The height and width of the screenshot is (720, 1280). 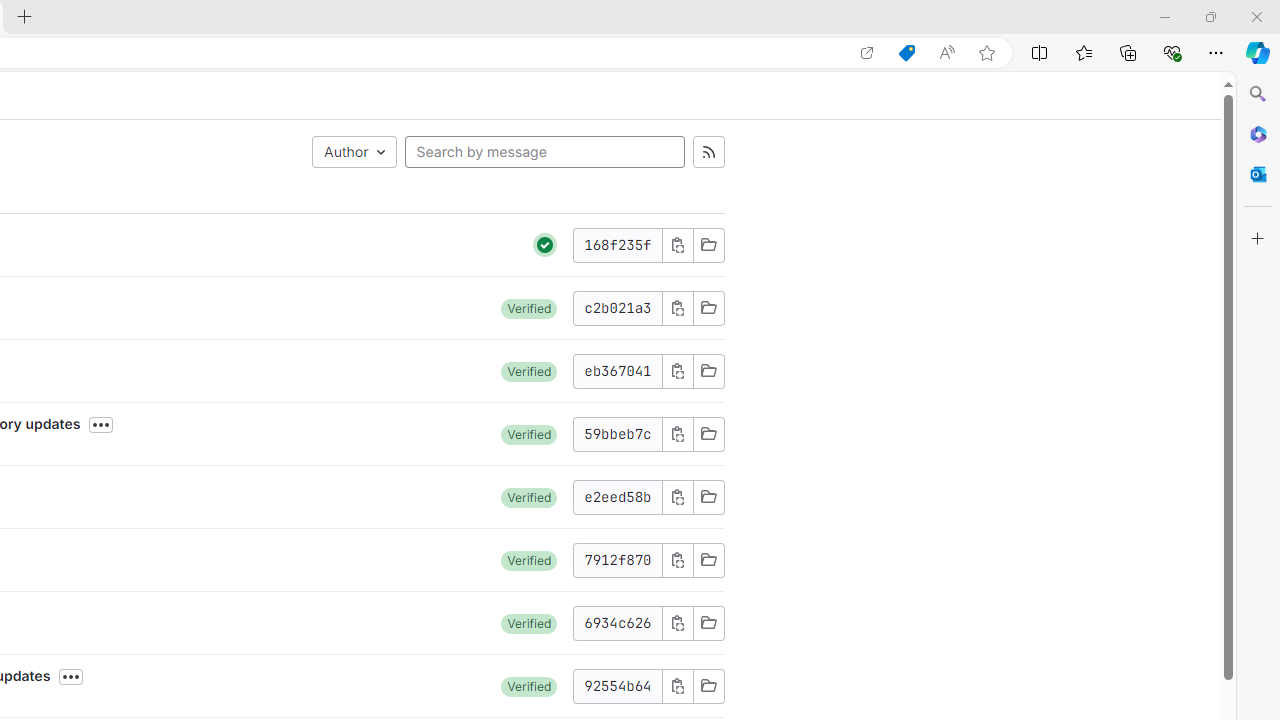 What do you see at coordinates (1040, 51) in the screenshot?
I see `'Split screen'` at bounding box center [1040, 51].